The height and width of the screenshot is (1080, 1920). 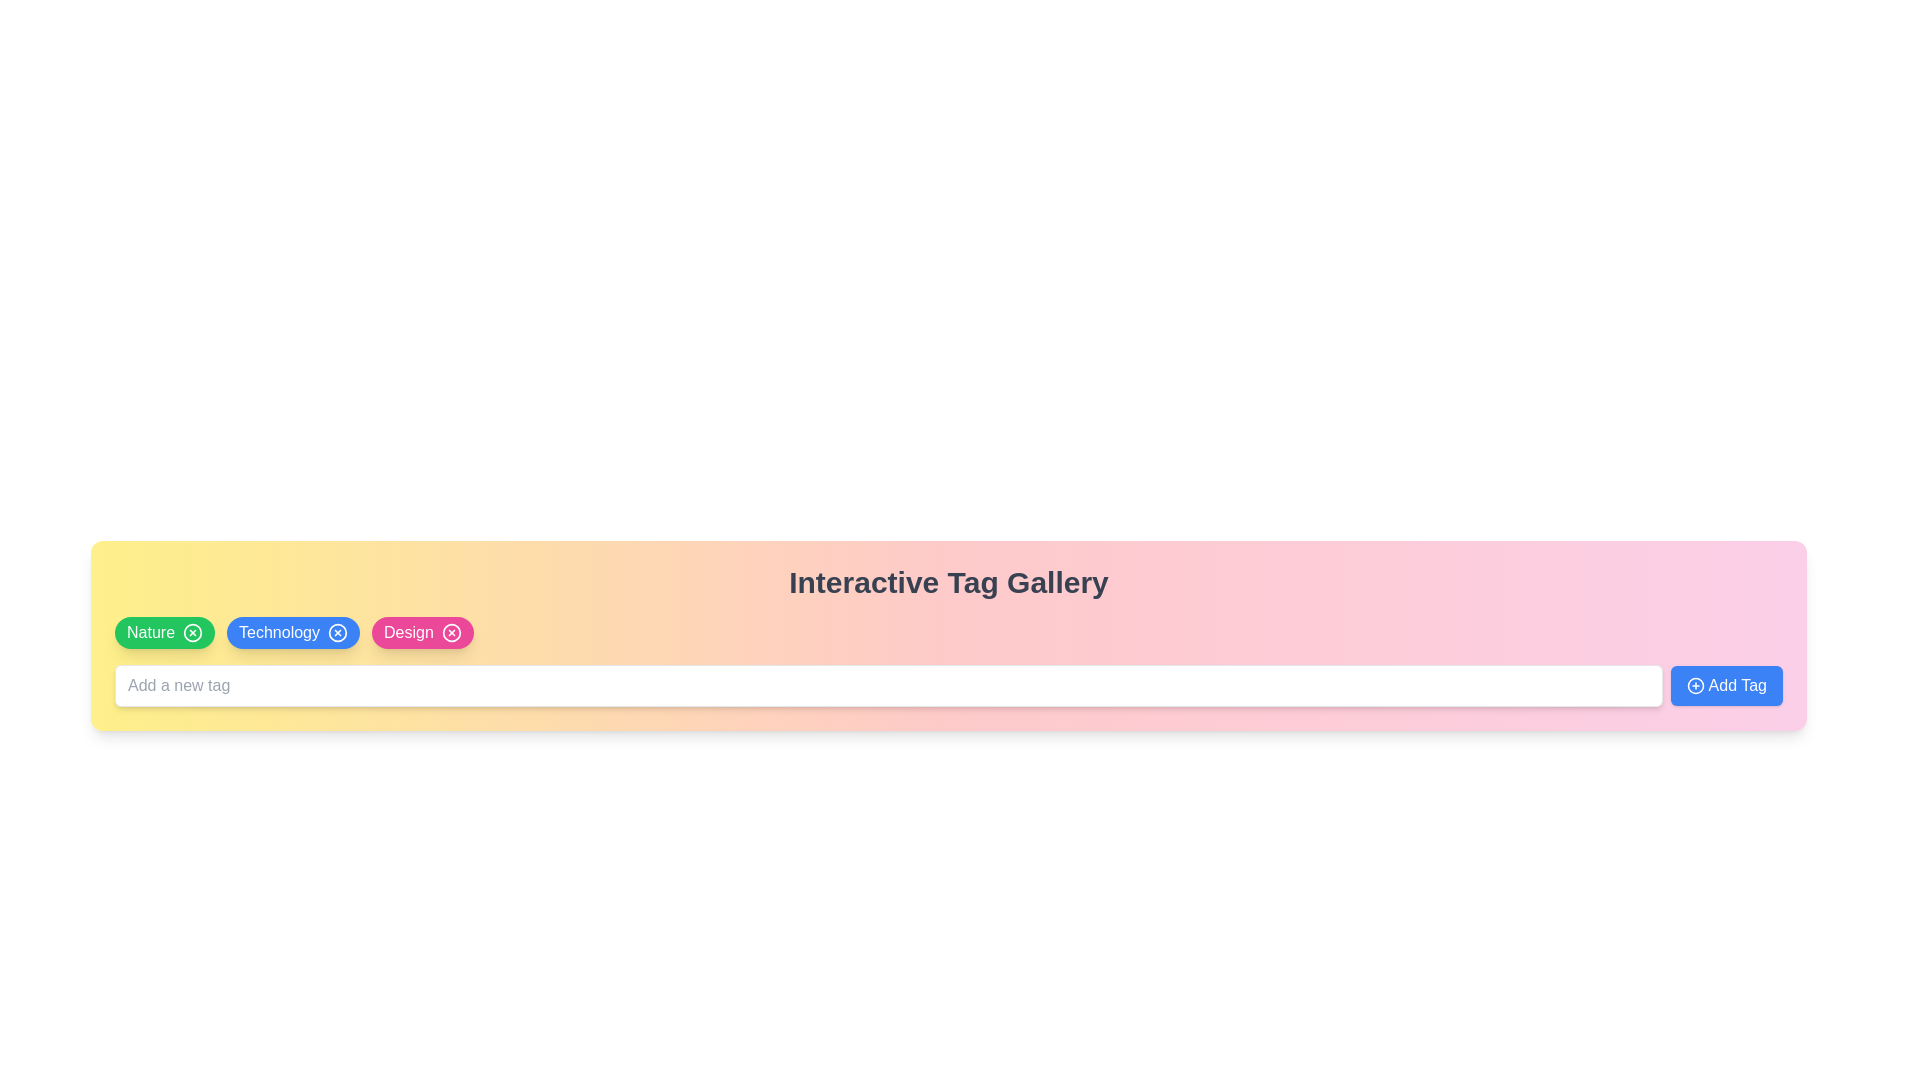 What do you see at coordinates (164, 632) in the screenshot?
I see `the 'X' icon on the green badge labeled 'Nature'` at bounding box center [164, 632].